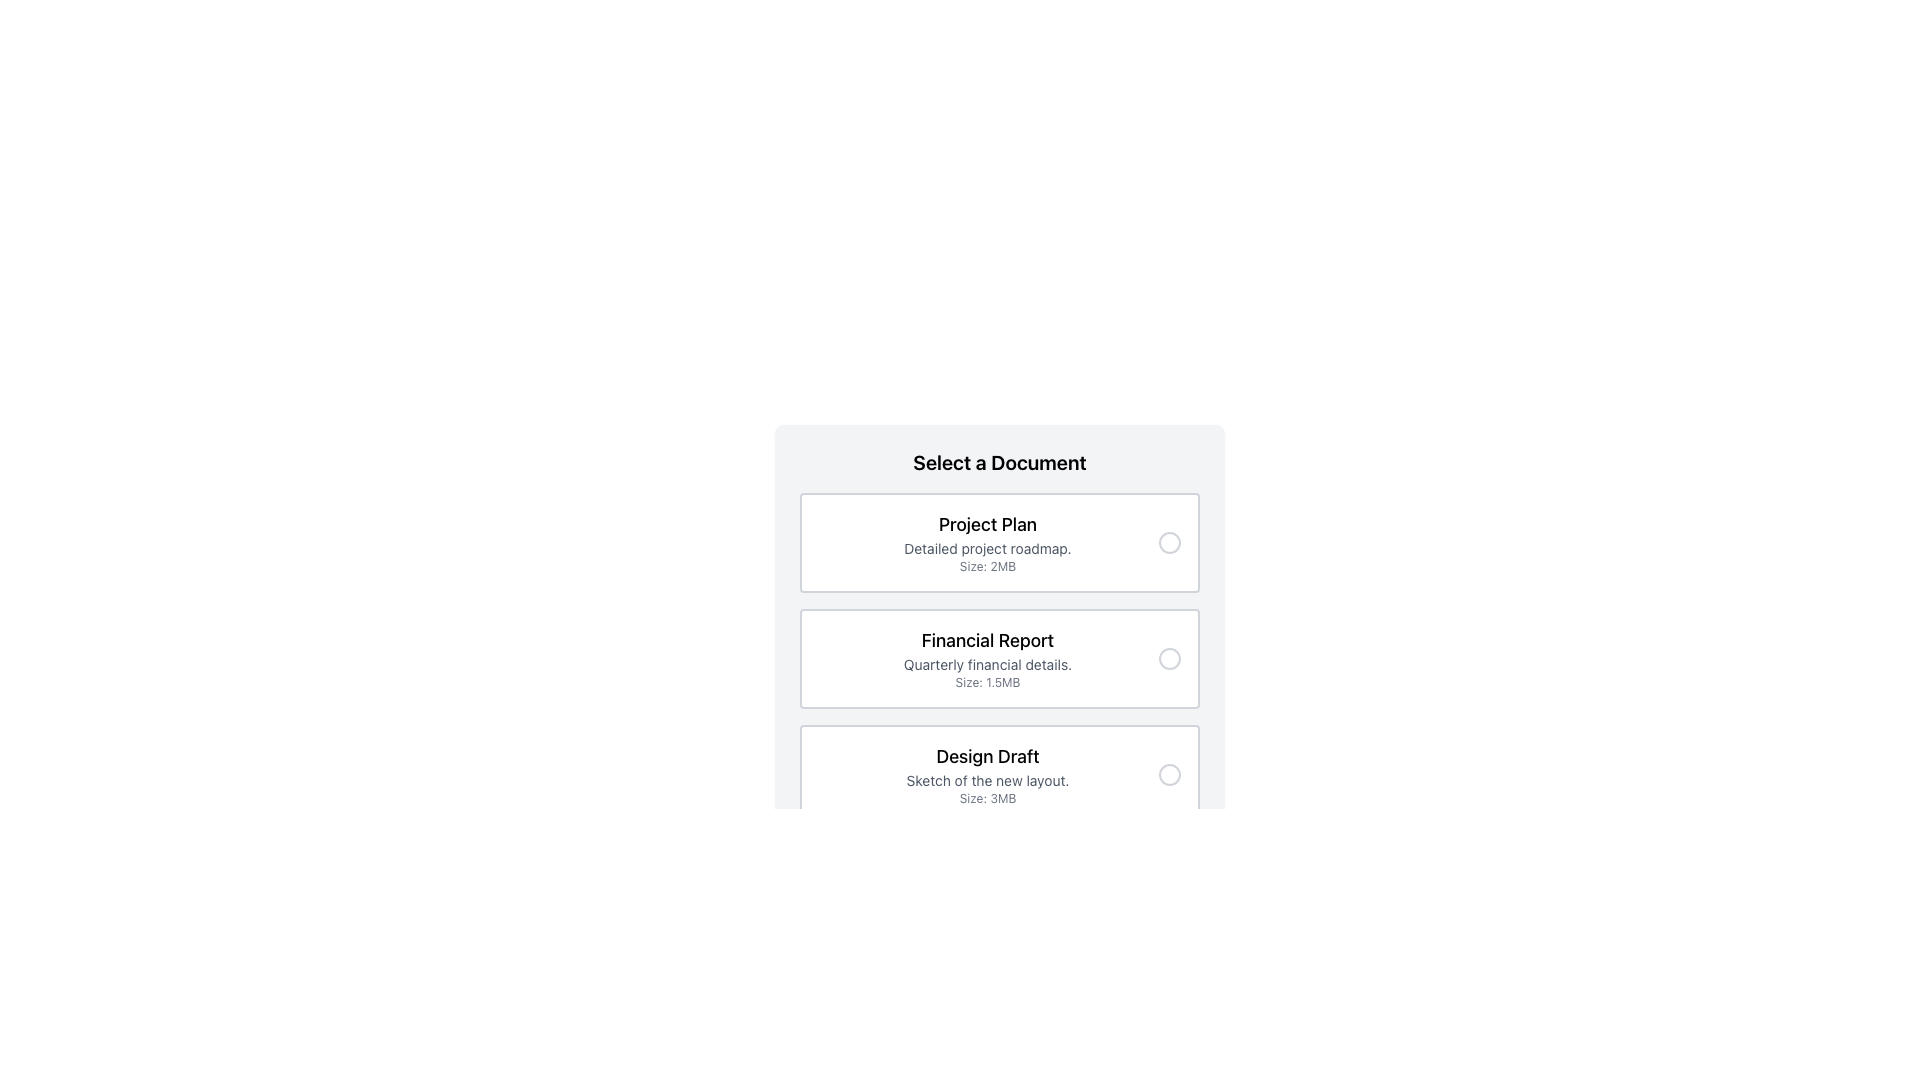 The height and width of the screenshot is (1080, 1920). Describe the element at coordinates (999, 659) in the screenshot. I see `the 'Financial Report' document option in the selectable list` at that location.